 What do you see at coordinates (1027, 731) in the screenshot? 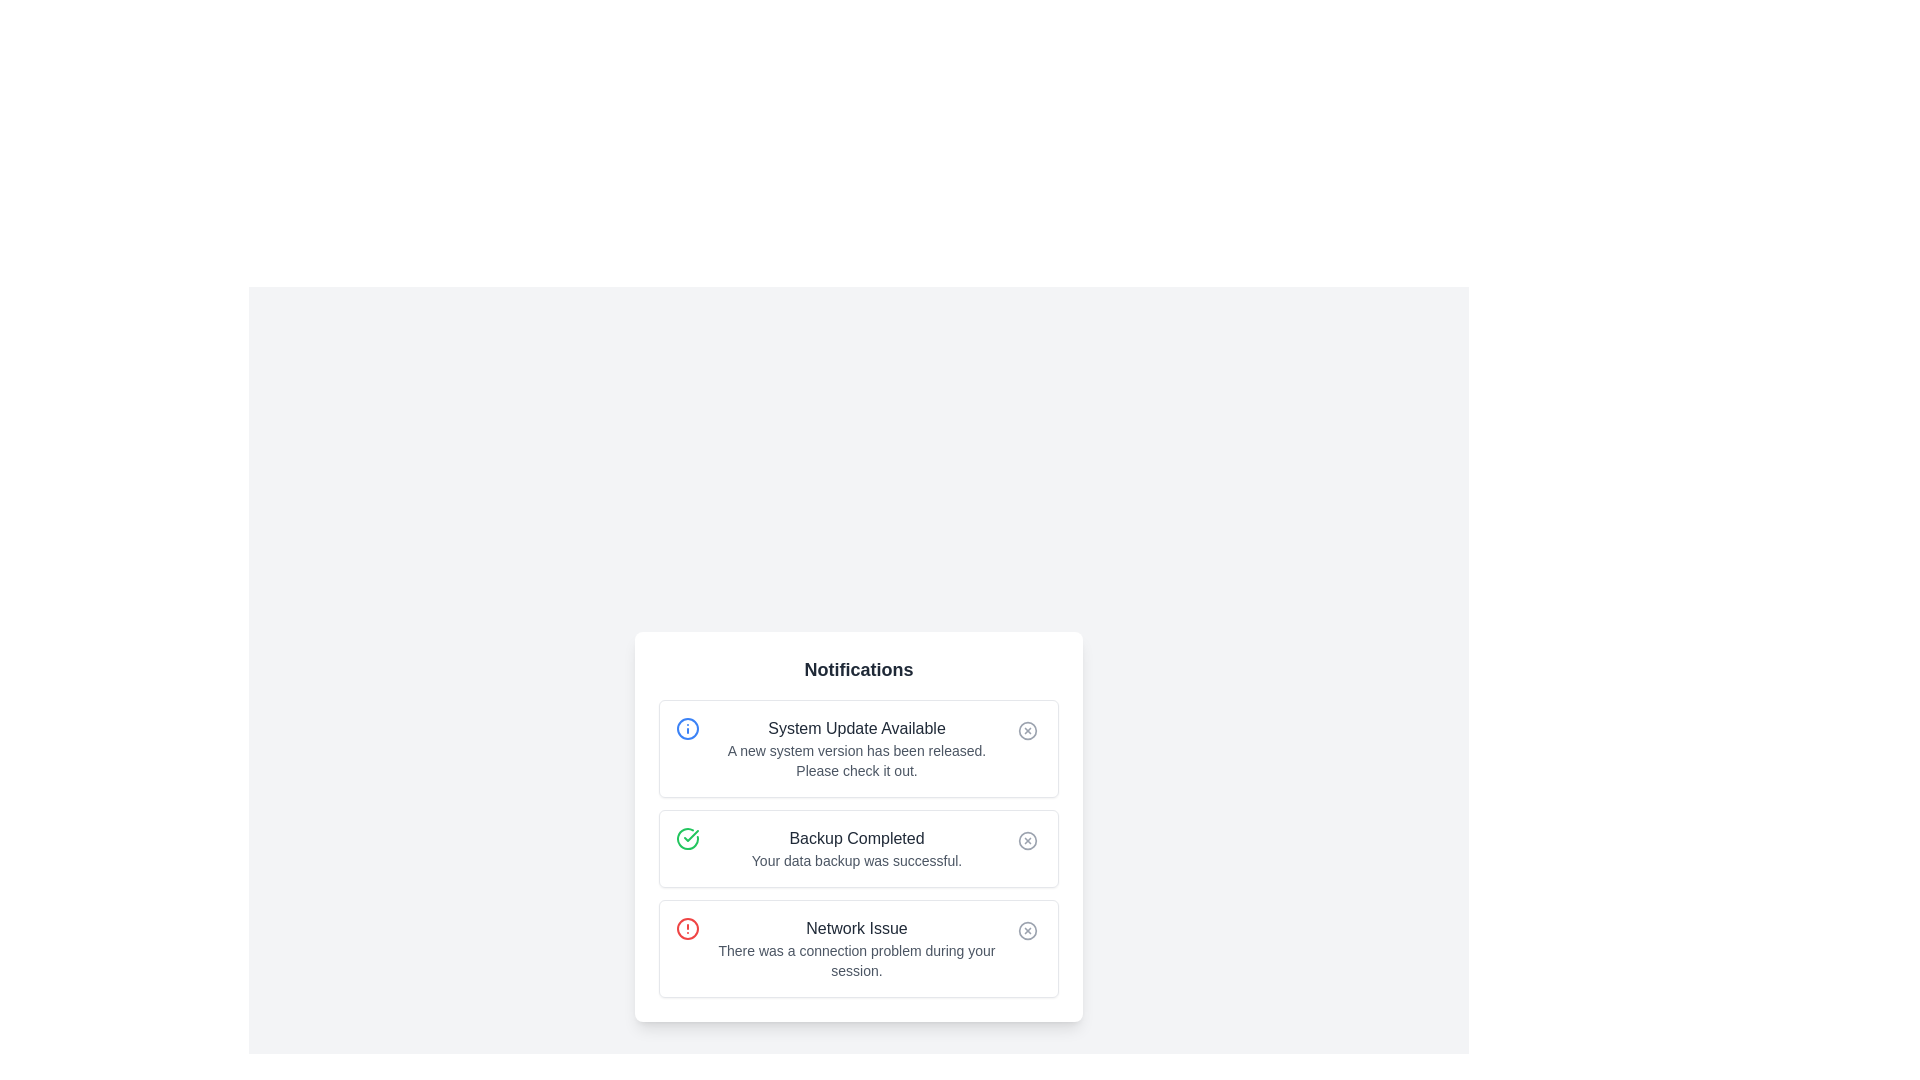
I see `the dismiss button located at the top-right of the 'System Update Available' notification card` at bounding box center [1027, 731].